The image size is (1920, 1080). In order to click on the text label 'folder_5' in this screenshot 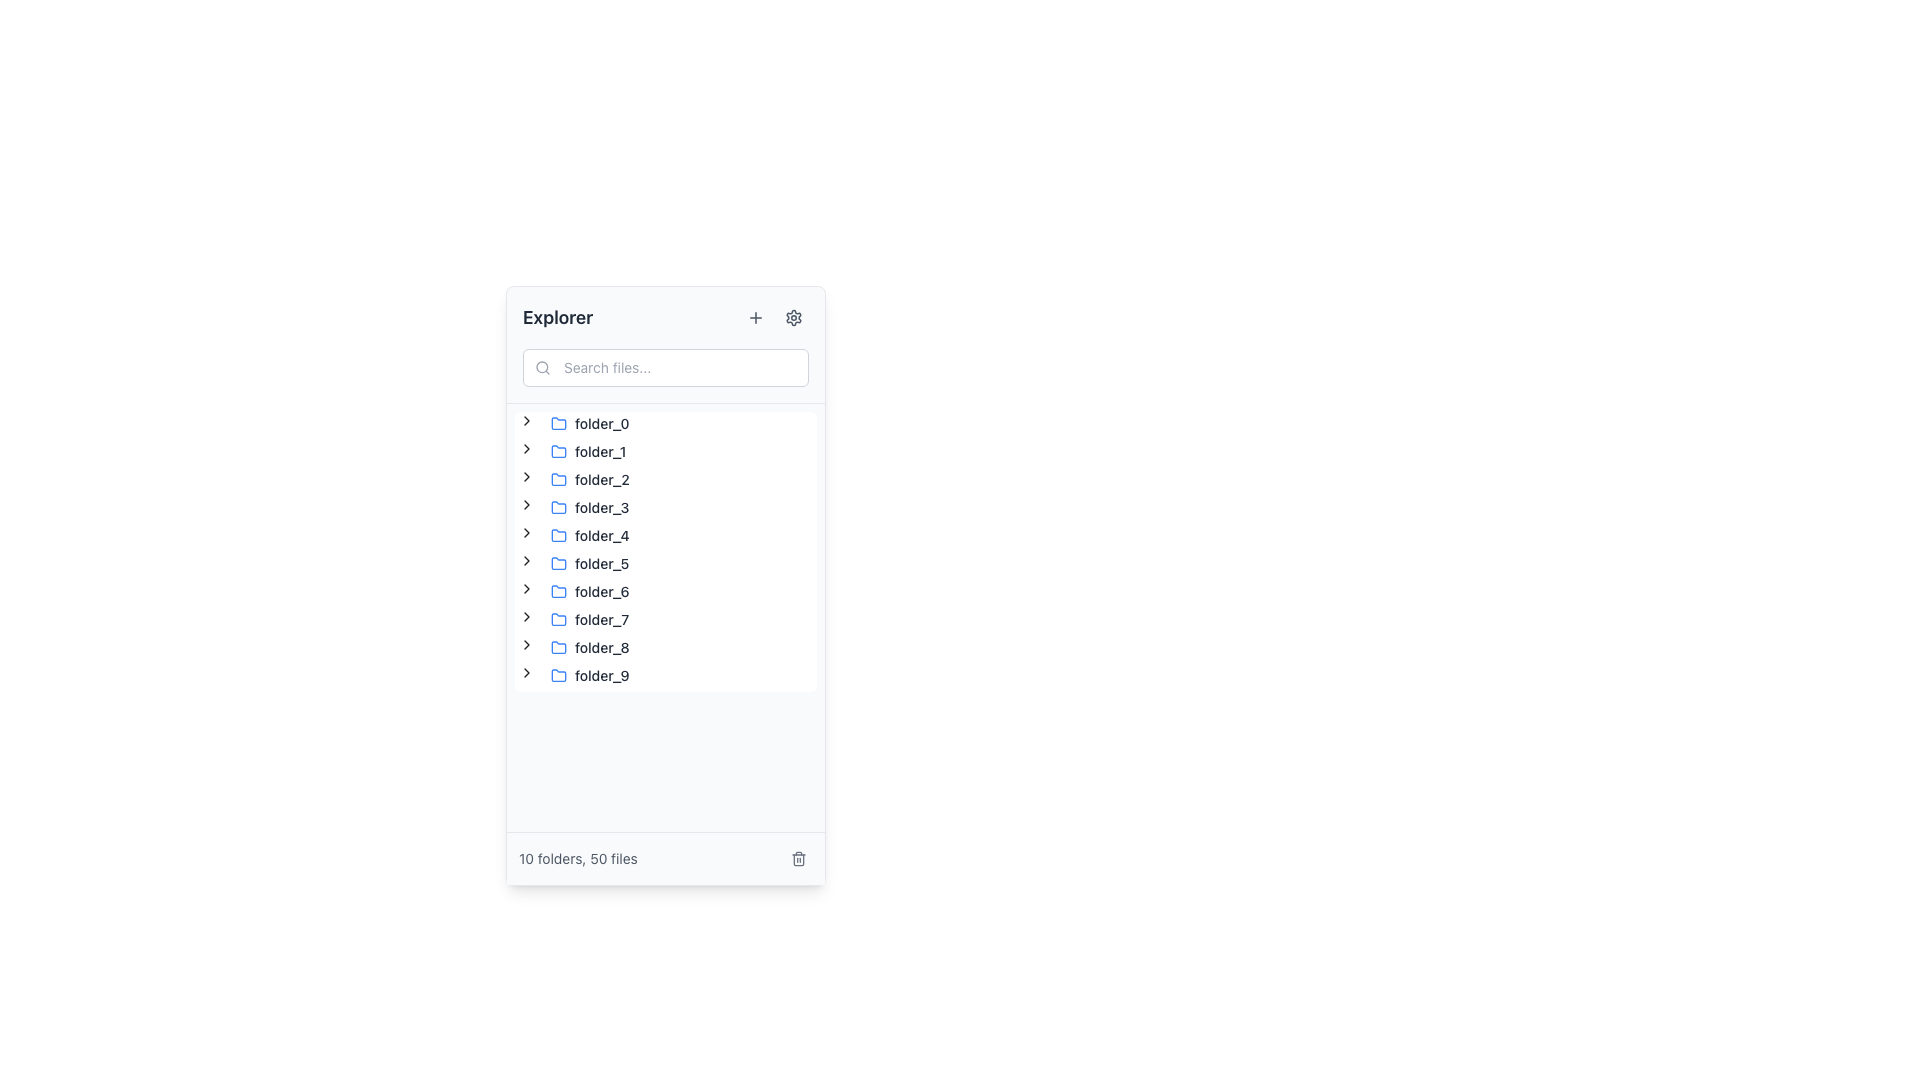, I will do `click(601, 563)`.